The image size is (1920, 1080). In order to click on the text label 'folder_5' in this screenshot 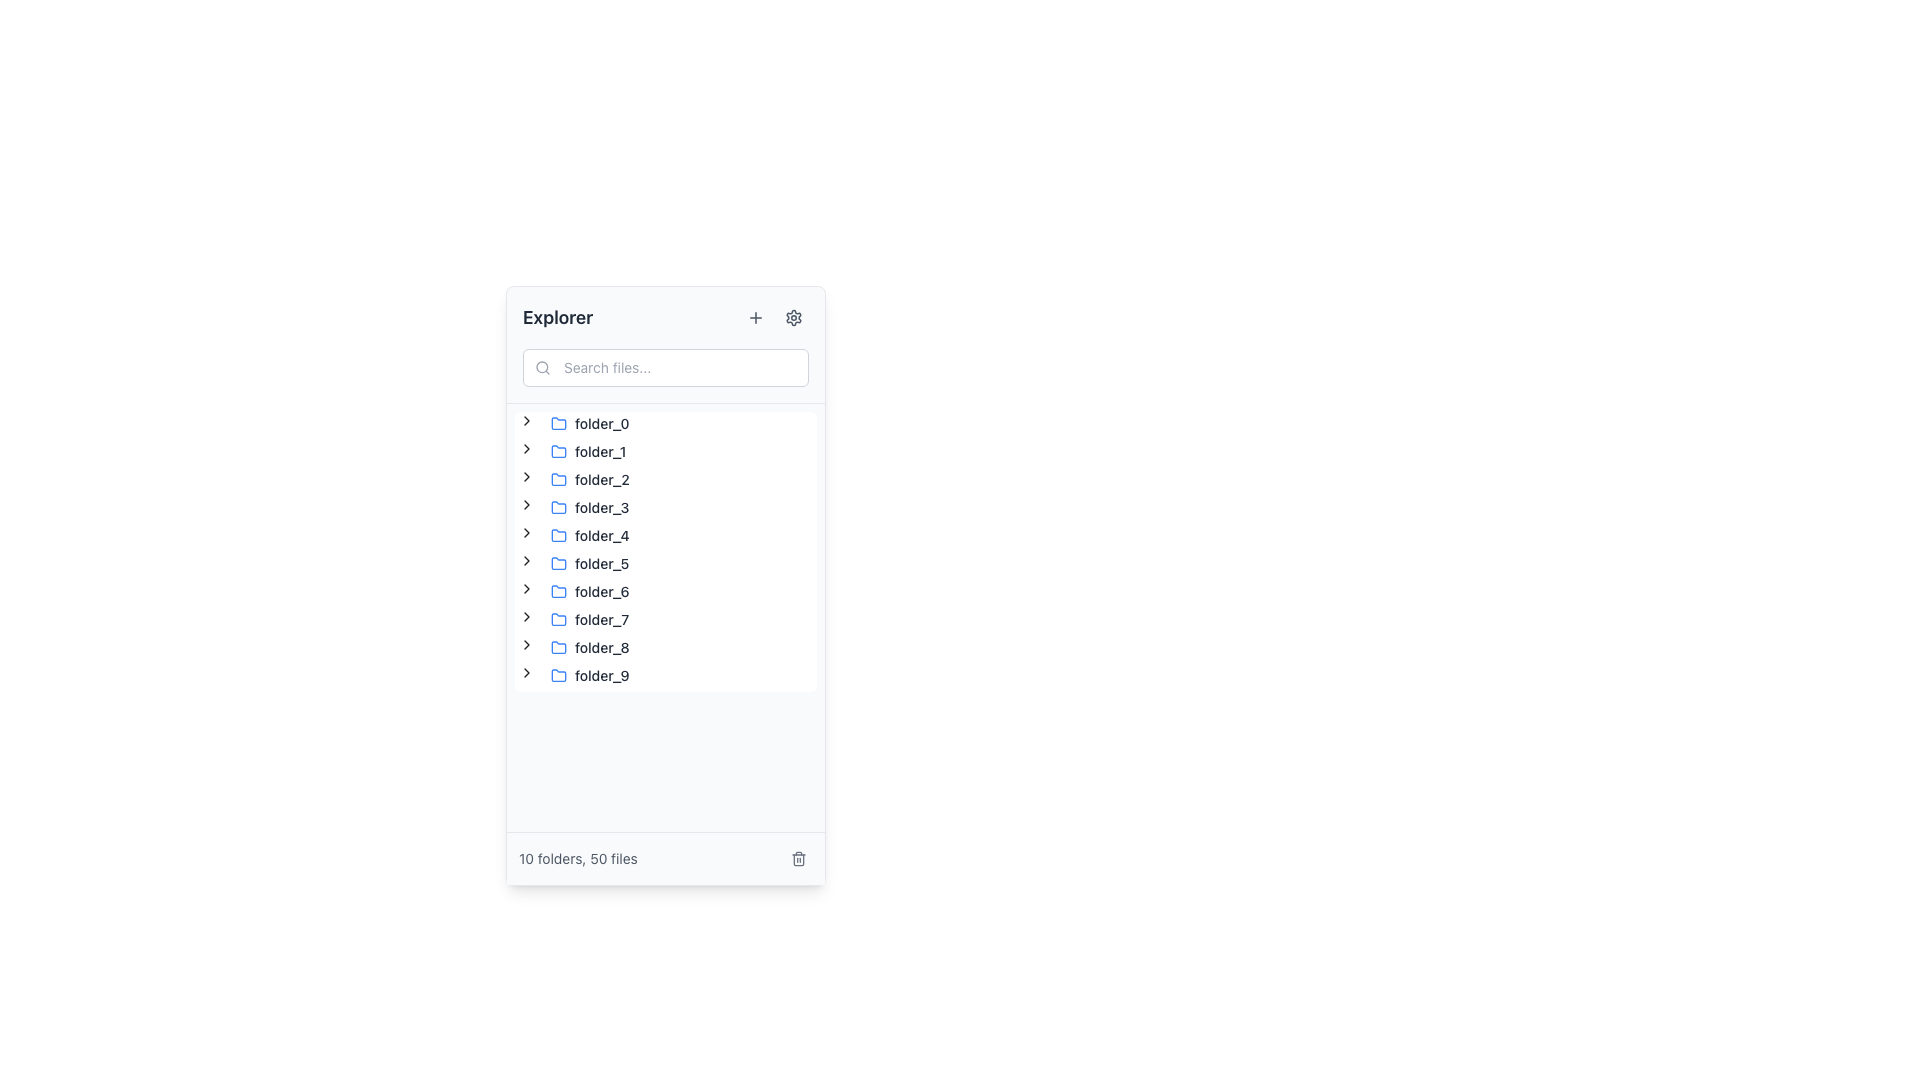, I will do `click(601, 563)`.